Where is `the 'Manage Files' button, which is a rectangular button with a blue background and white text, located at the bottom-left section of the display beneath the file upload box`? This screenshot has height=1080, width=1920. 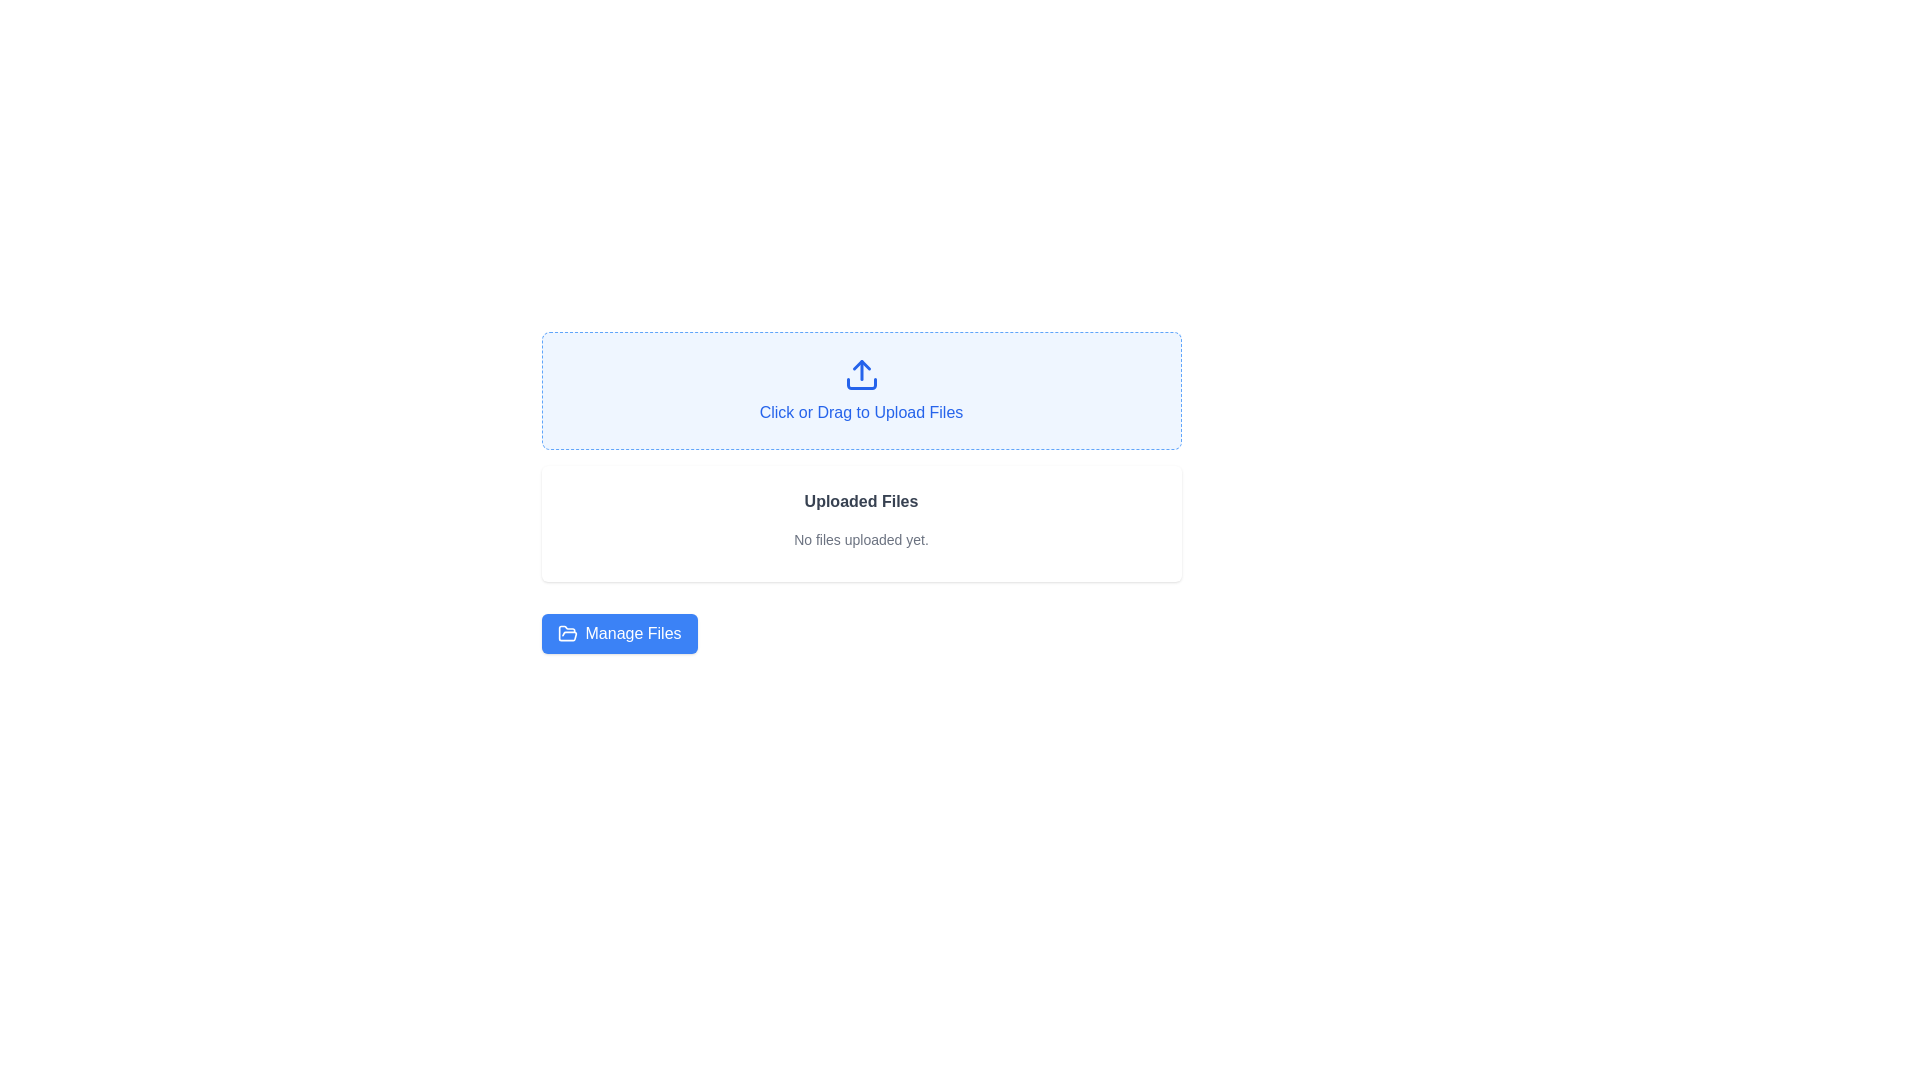
the 'Manage Files' button, which is a rectangular button with a blue background and white text, located at the bottom-left section of the display beneath the file upload box is located at coordinates (618, 633).